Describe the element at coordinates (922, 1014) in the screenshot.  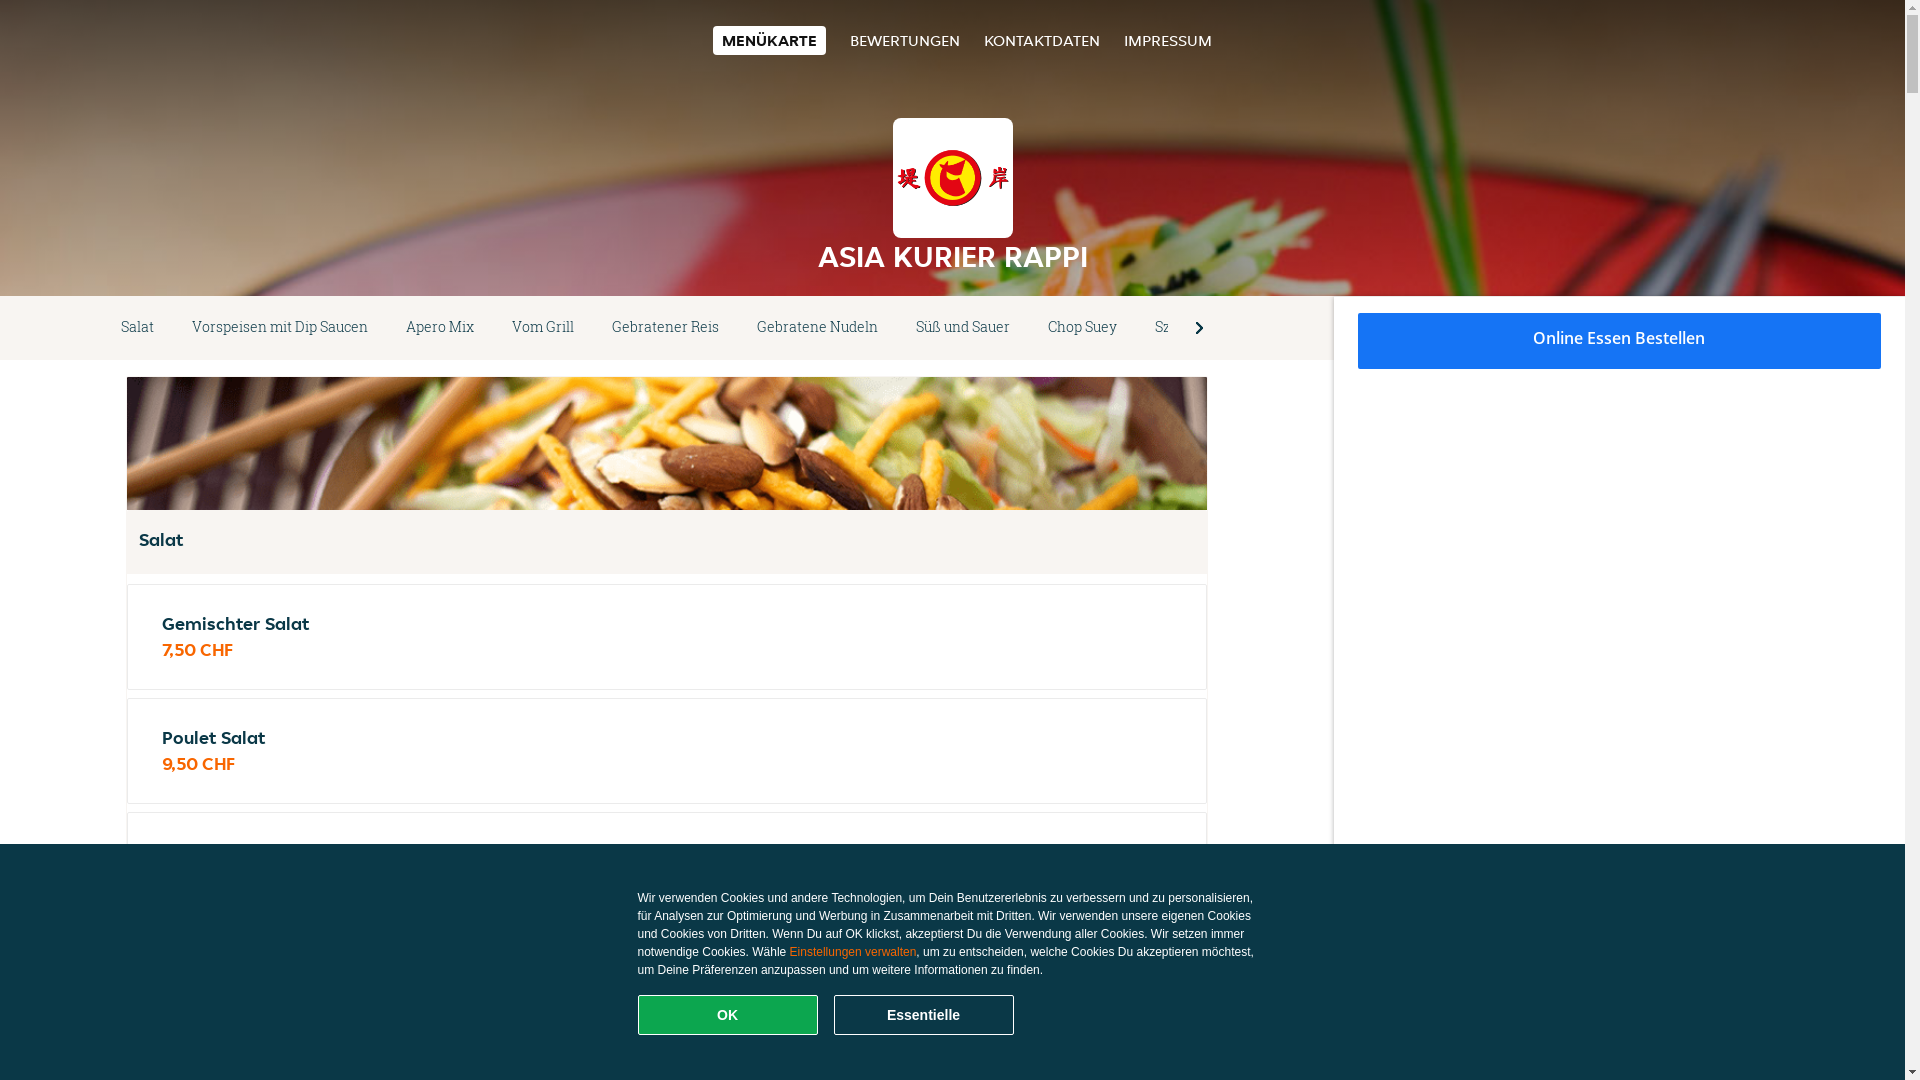
I see `'Essentielle'` at that location.